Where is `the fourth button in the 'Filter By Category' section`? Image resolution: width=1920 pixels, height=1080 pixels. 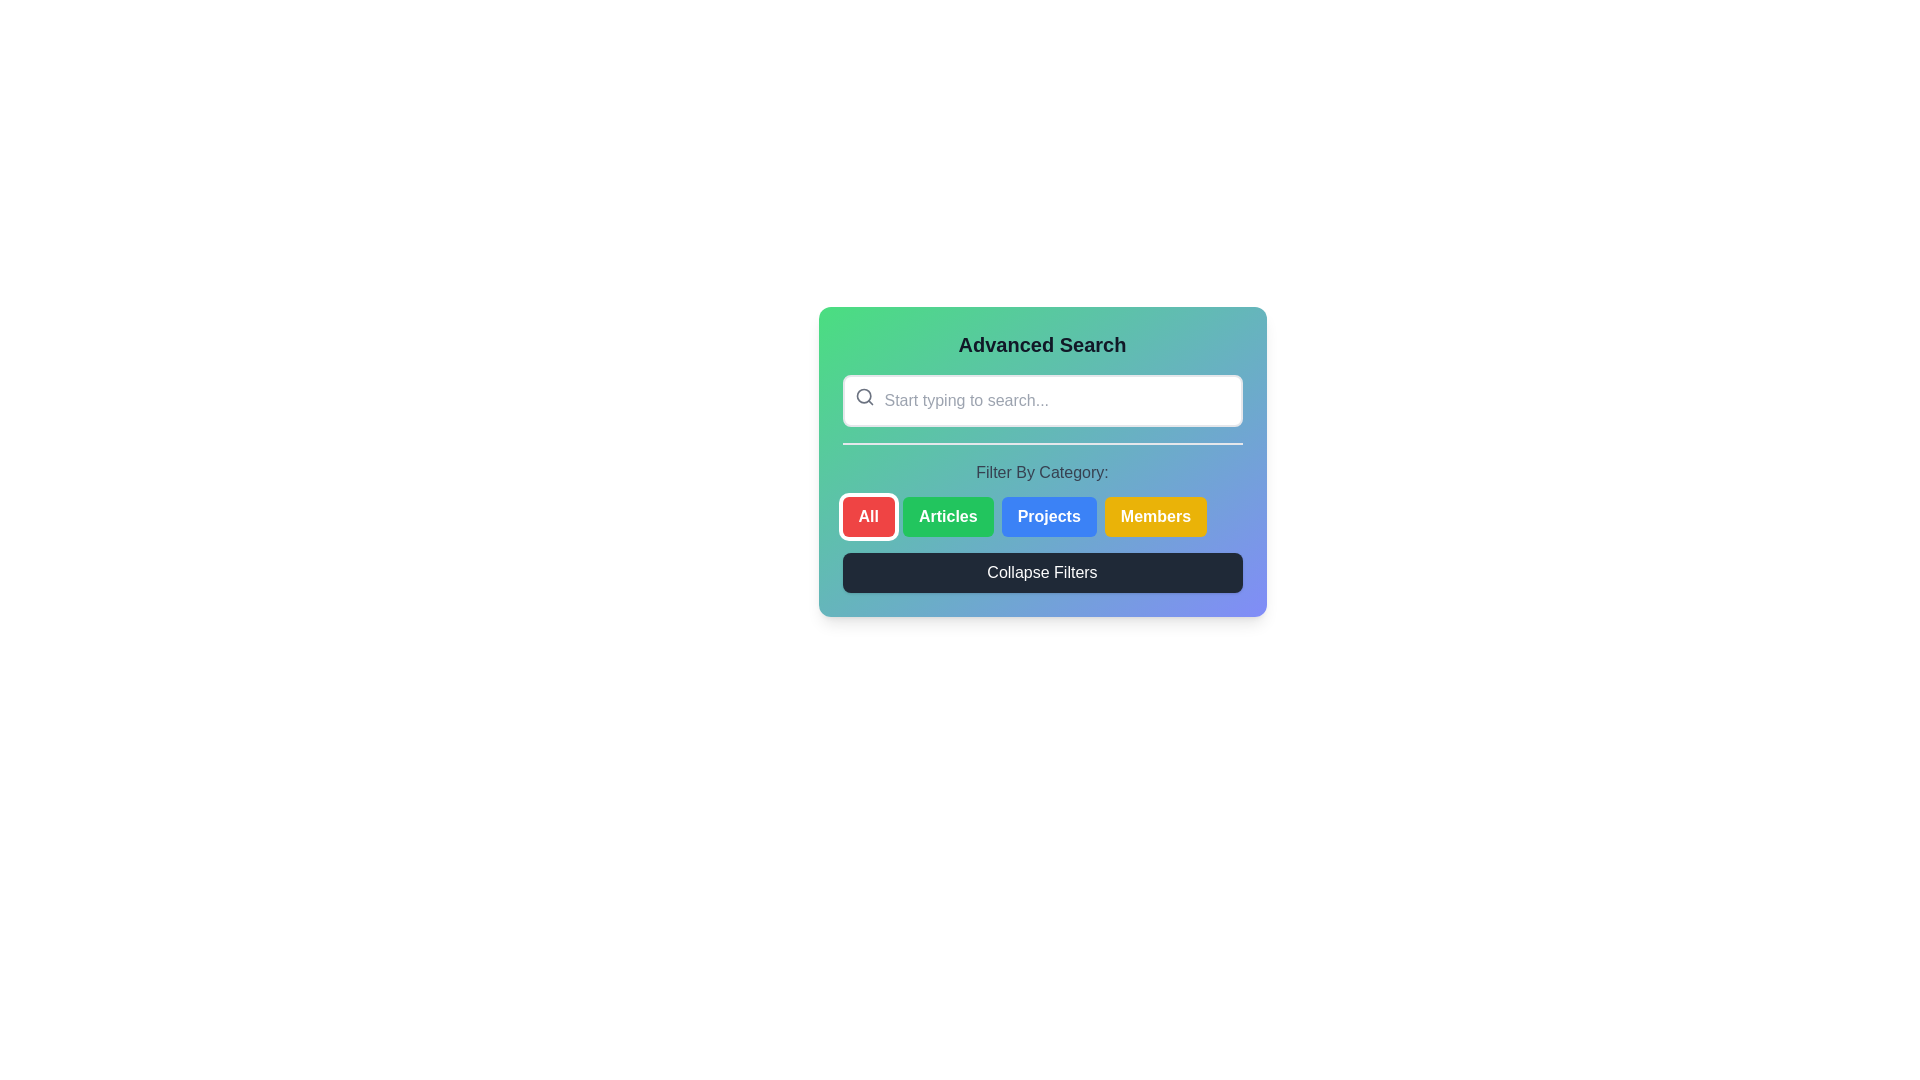 the fourth button in the 'Filter By Category' section is located at coordinates (1155, 515).